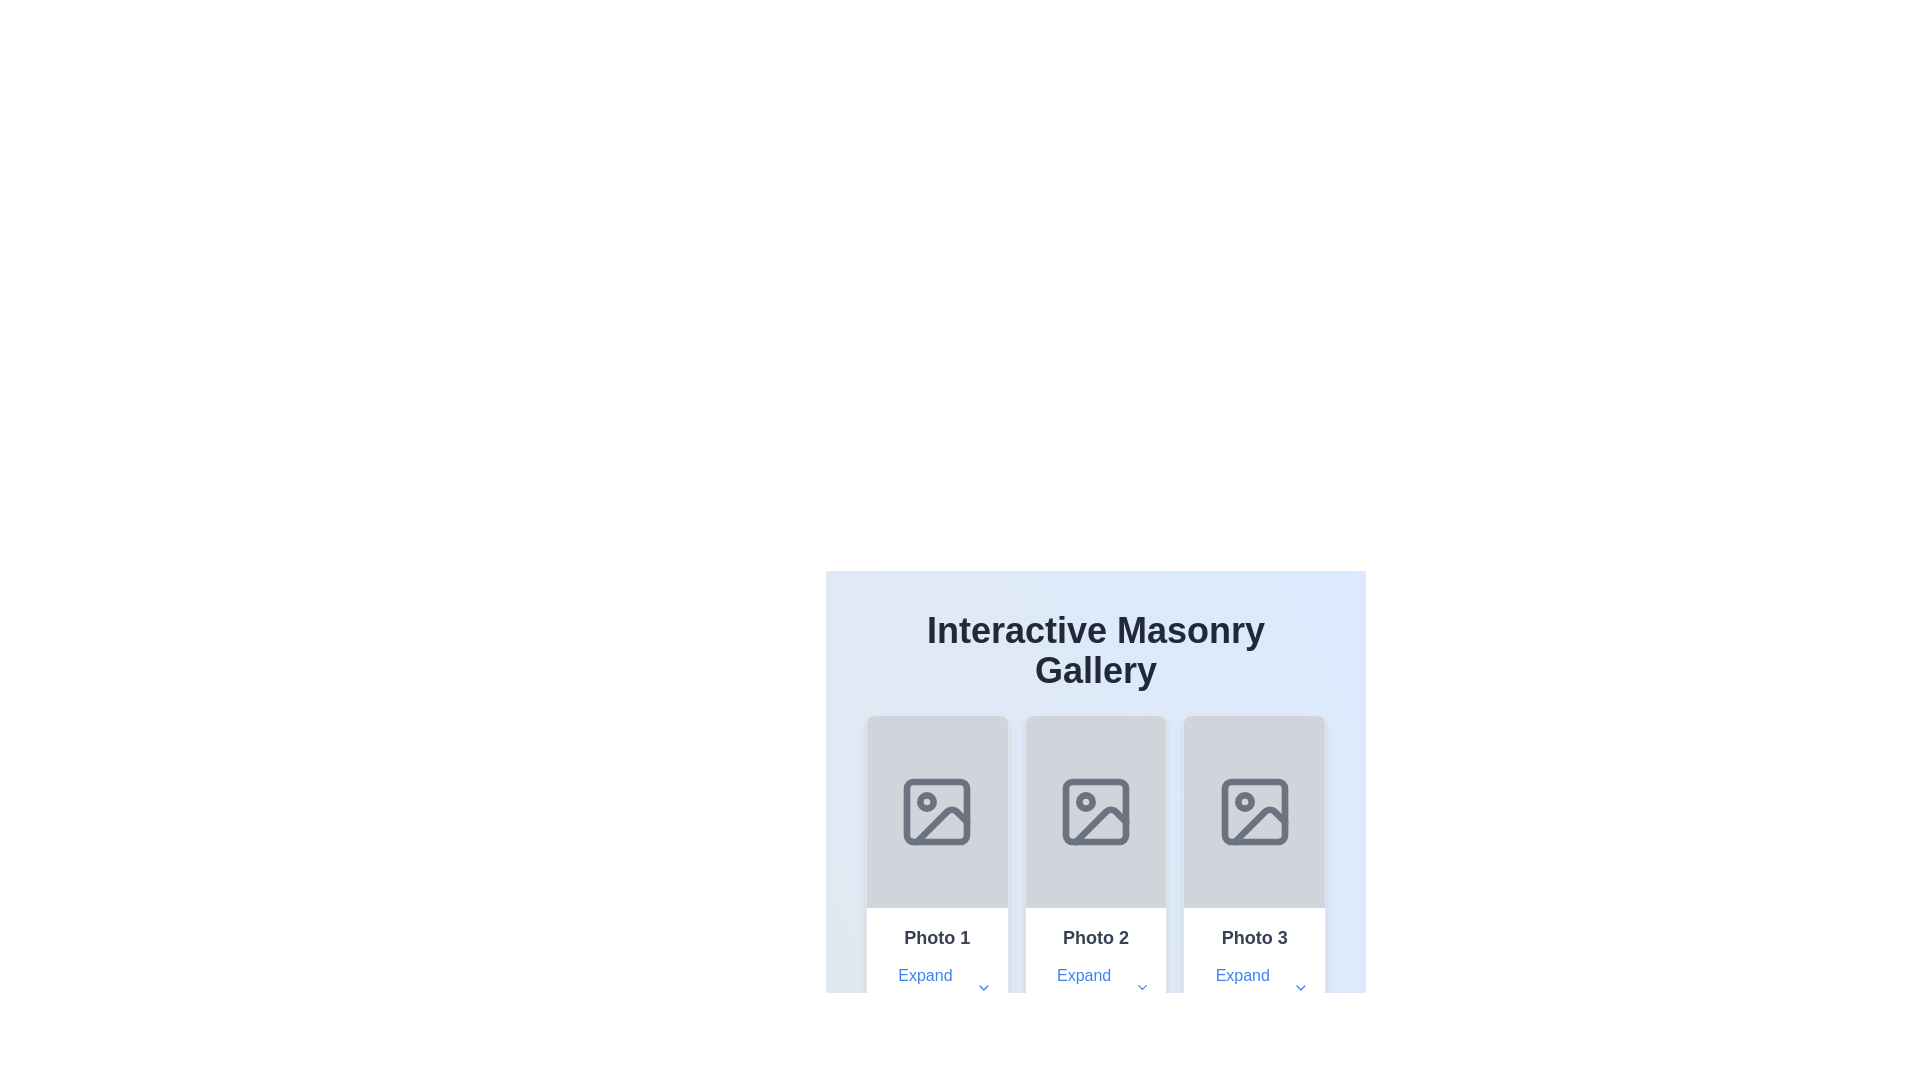  I want to click on the text label displaying 'Photo 2' that is part of the 'Interactive Masonry Gallery' layout, located below the second image in the gallery, so click(1094, 937).